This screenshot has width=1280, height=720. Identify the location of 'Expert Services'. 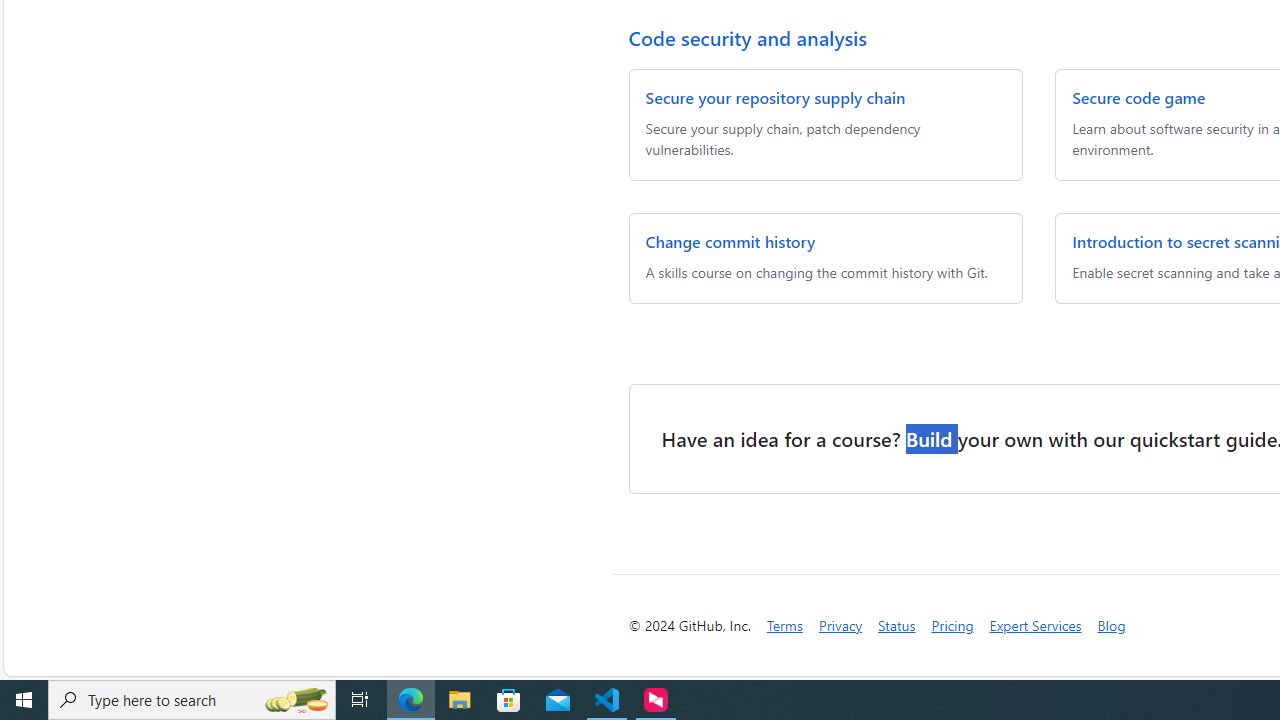
(1035, 624).